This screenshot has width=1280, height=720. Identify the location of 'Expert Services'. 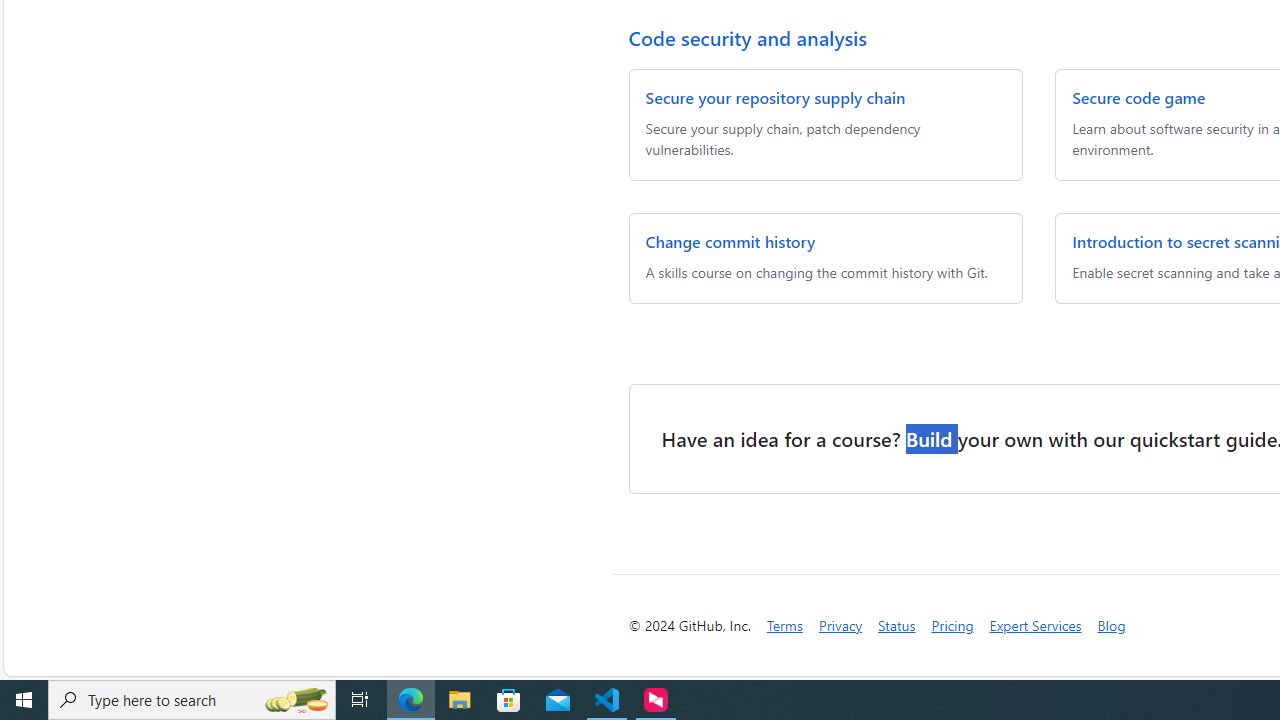
(1035, 624).